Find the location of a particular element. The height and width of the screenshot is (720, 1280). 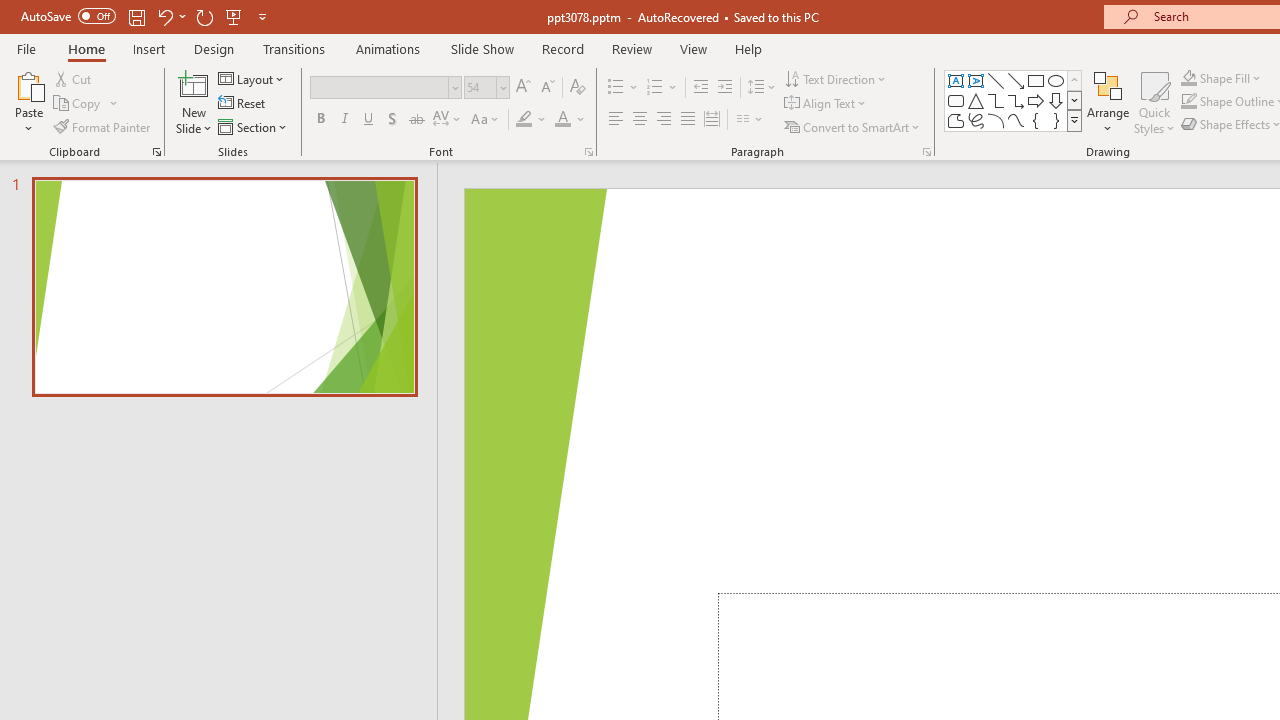

'Text Box' is located at coordinates (955, 80).